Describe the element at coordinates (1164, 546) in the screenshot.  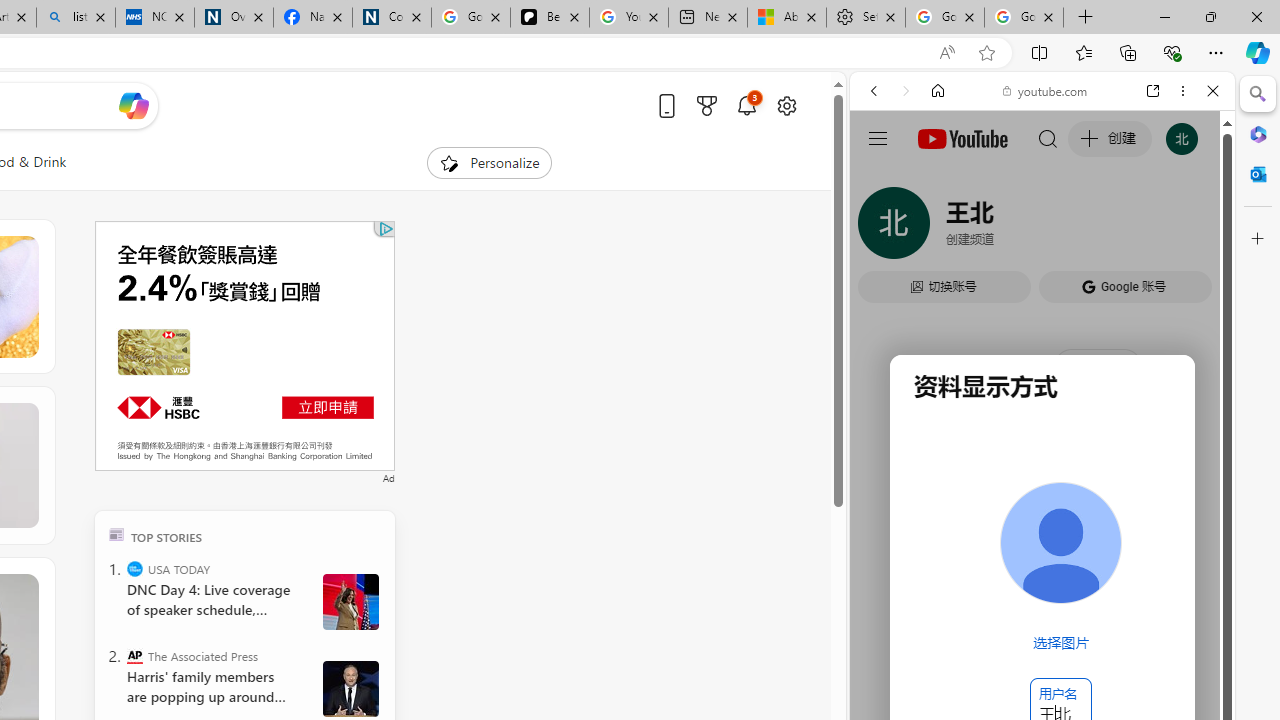
I see `'Show More Music'` at that location.